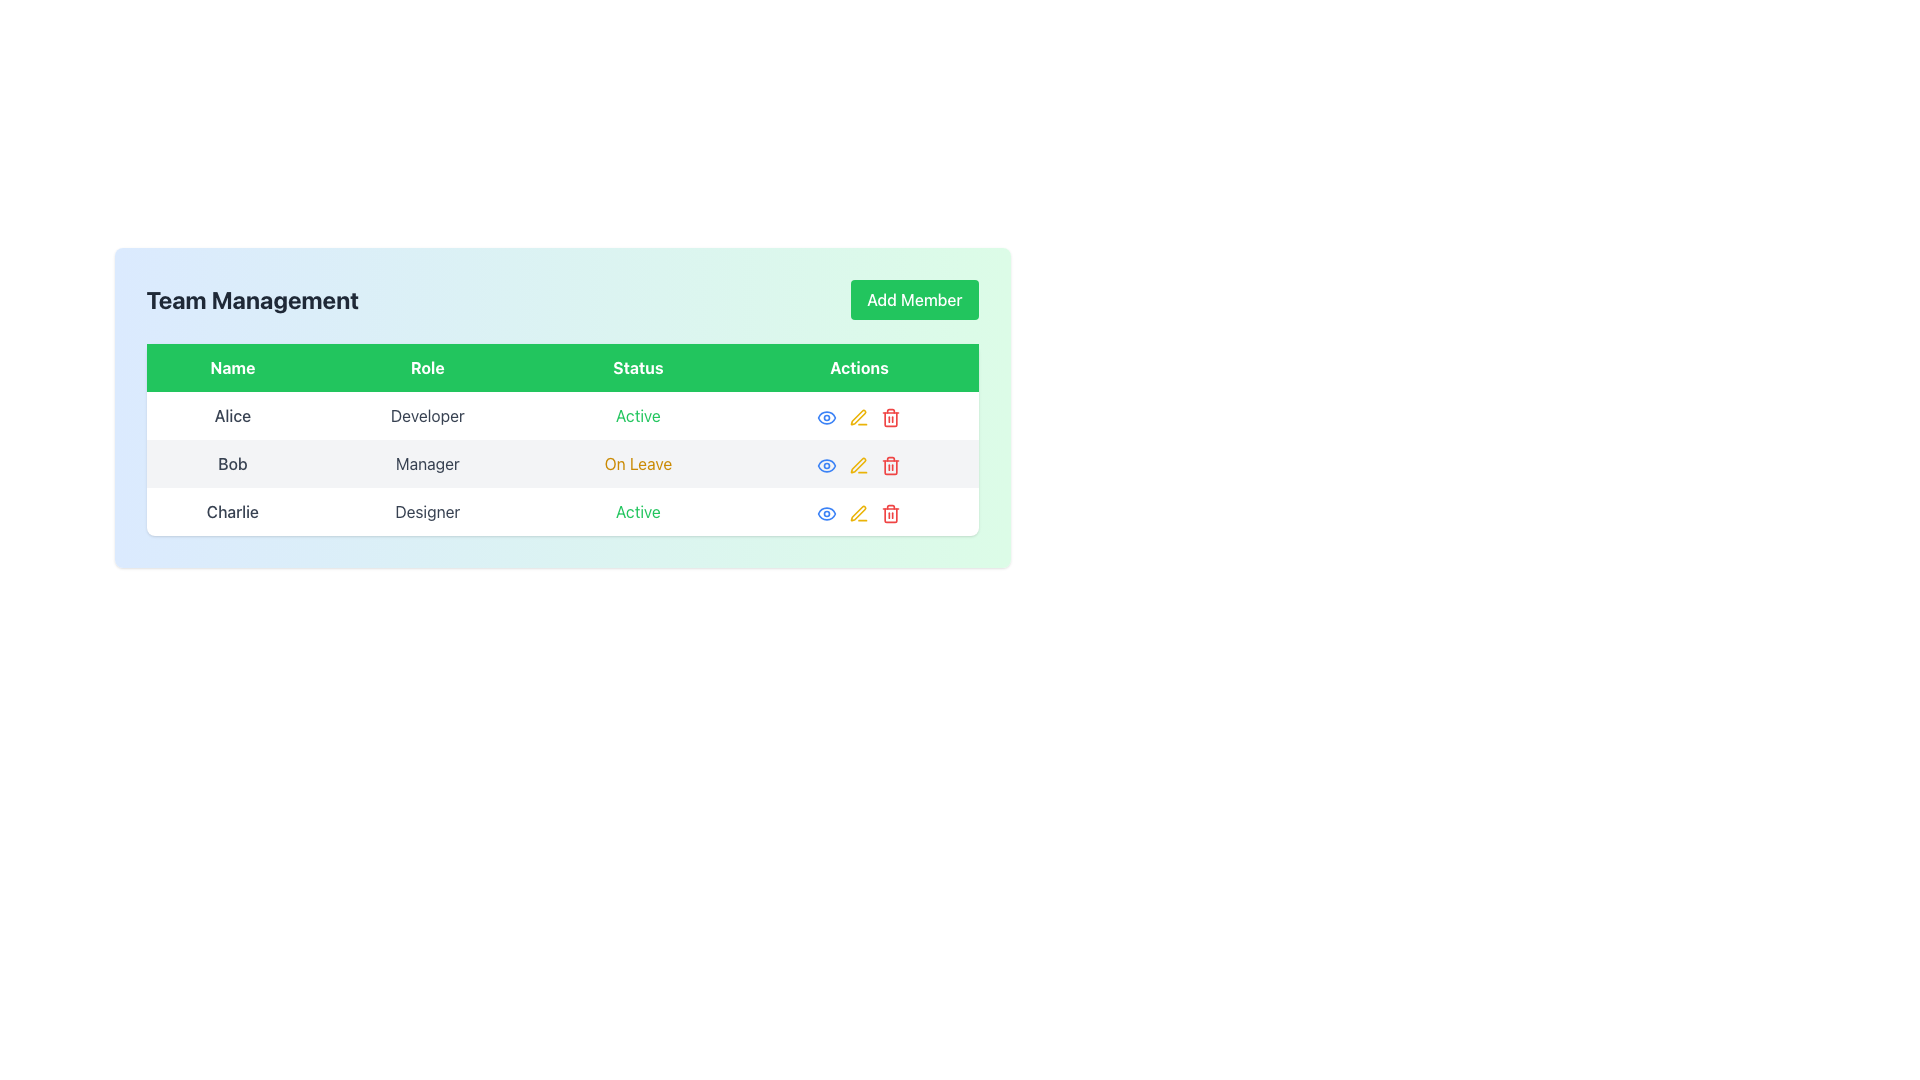 Image resolution: width=1920 pixels, height=1080 pixels. I want to click on the Text Display element that indicates the role of the individual in the second row of the grid-like table under the 'Role' column, adjacent to 'Bob' in the 'Name' column and 'On Leave' in the 'Status' column, so click(426, 463).